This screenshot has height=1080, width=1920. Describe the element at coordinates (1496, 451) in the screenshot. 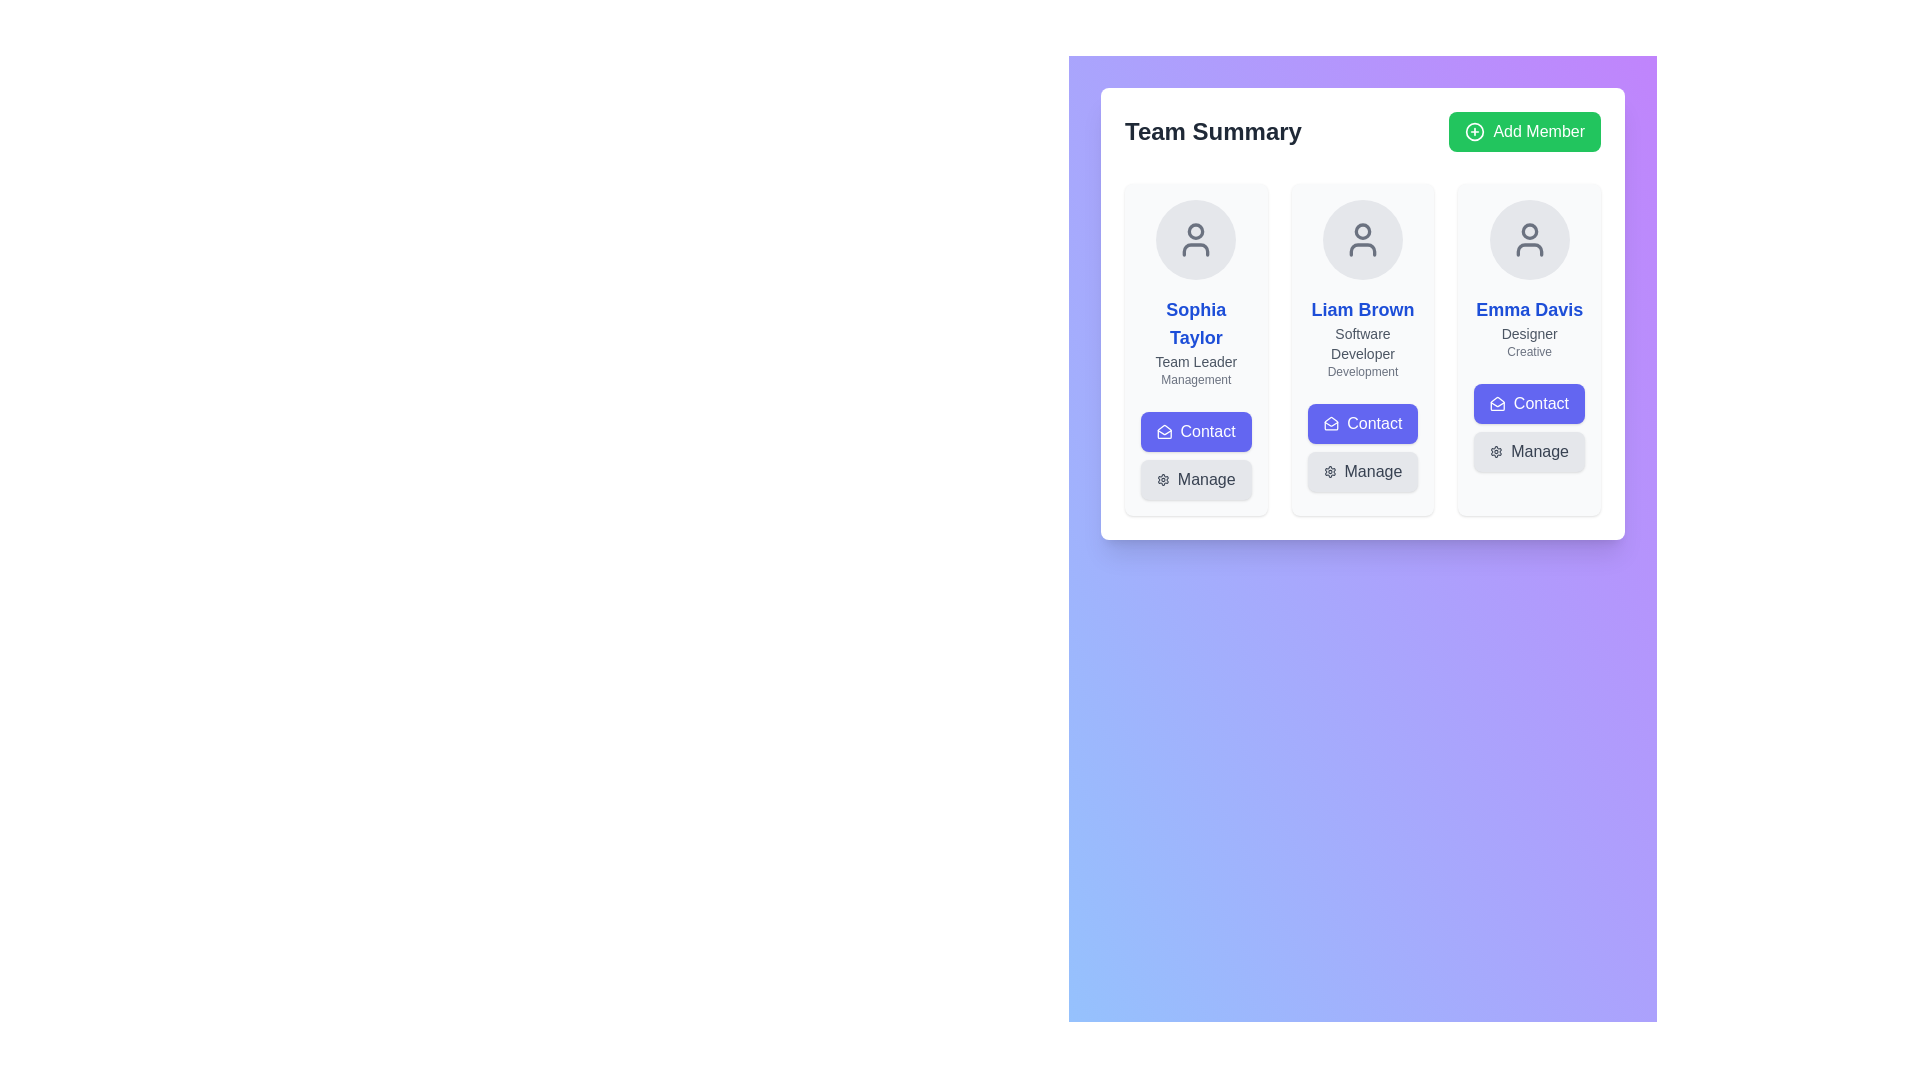

I see `the gear icon located within the 'Manage' button of the card labeled 'Emma Davis'` at that location.